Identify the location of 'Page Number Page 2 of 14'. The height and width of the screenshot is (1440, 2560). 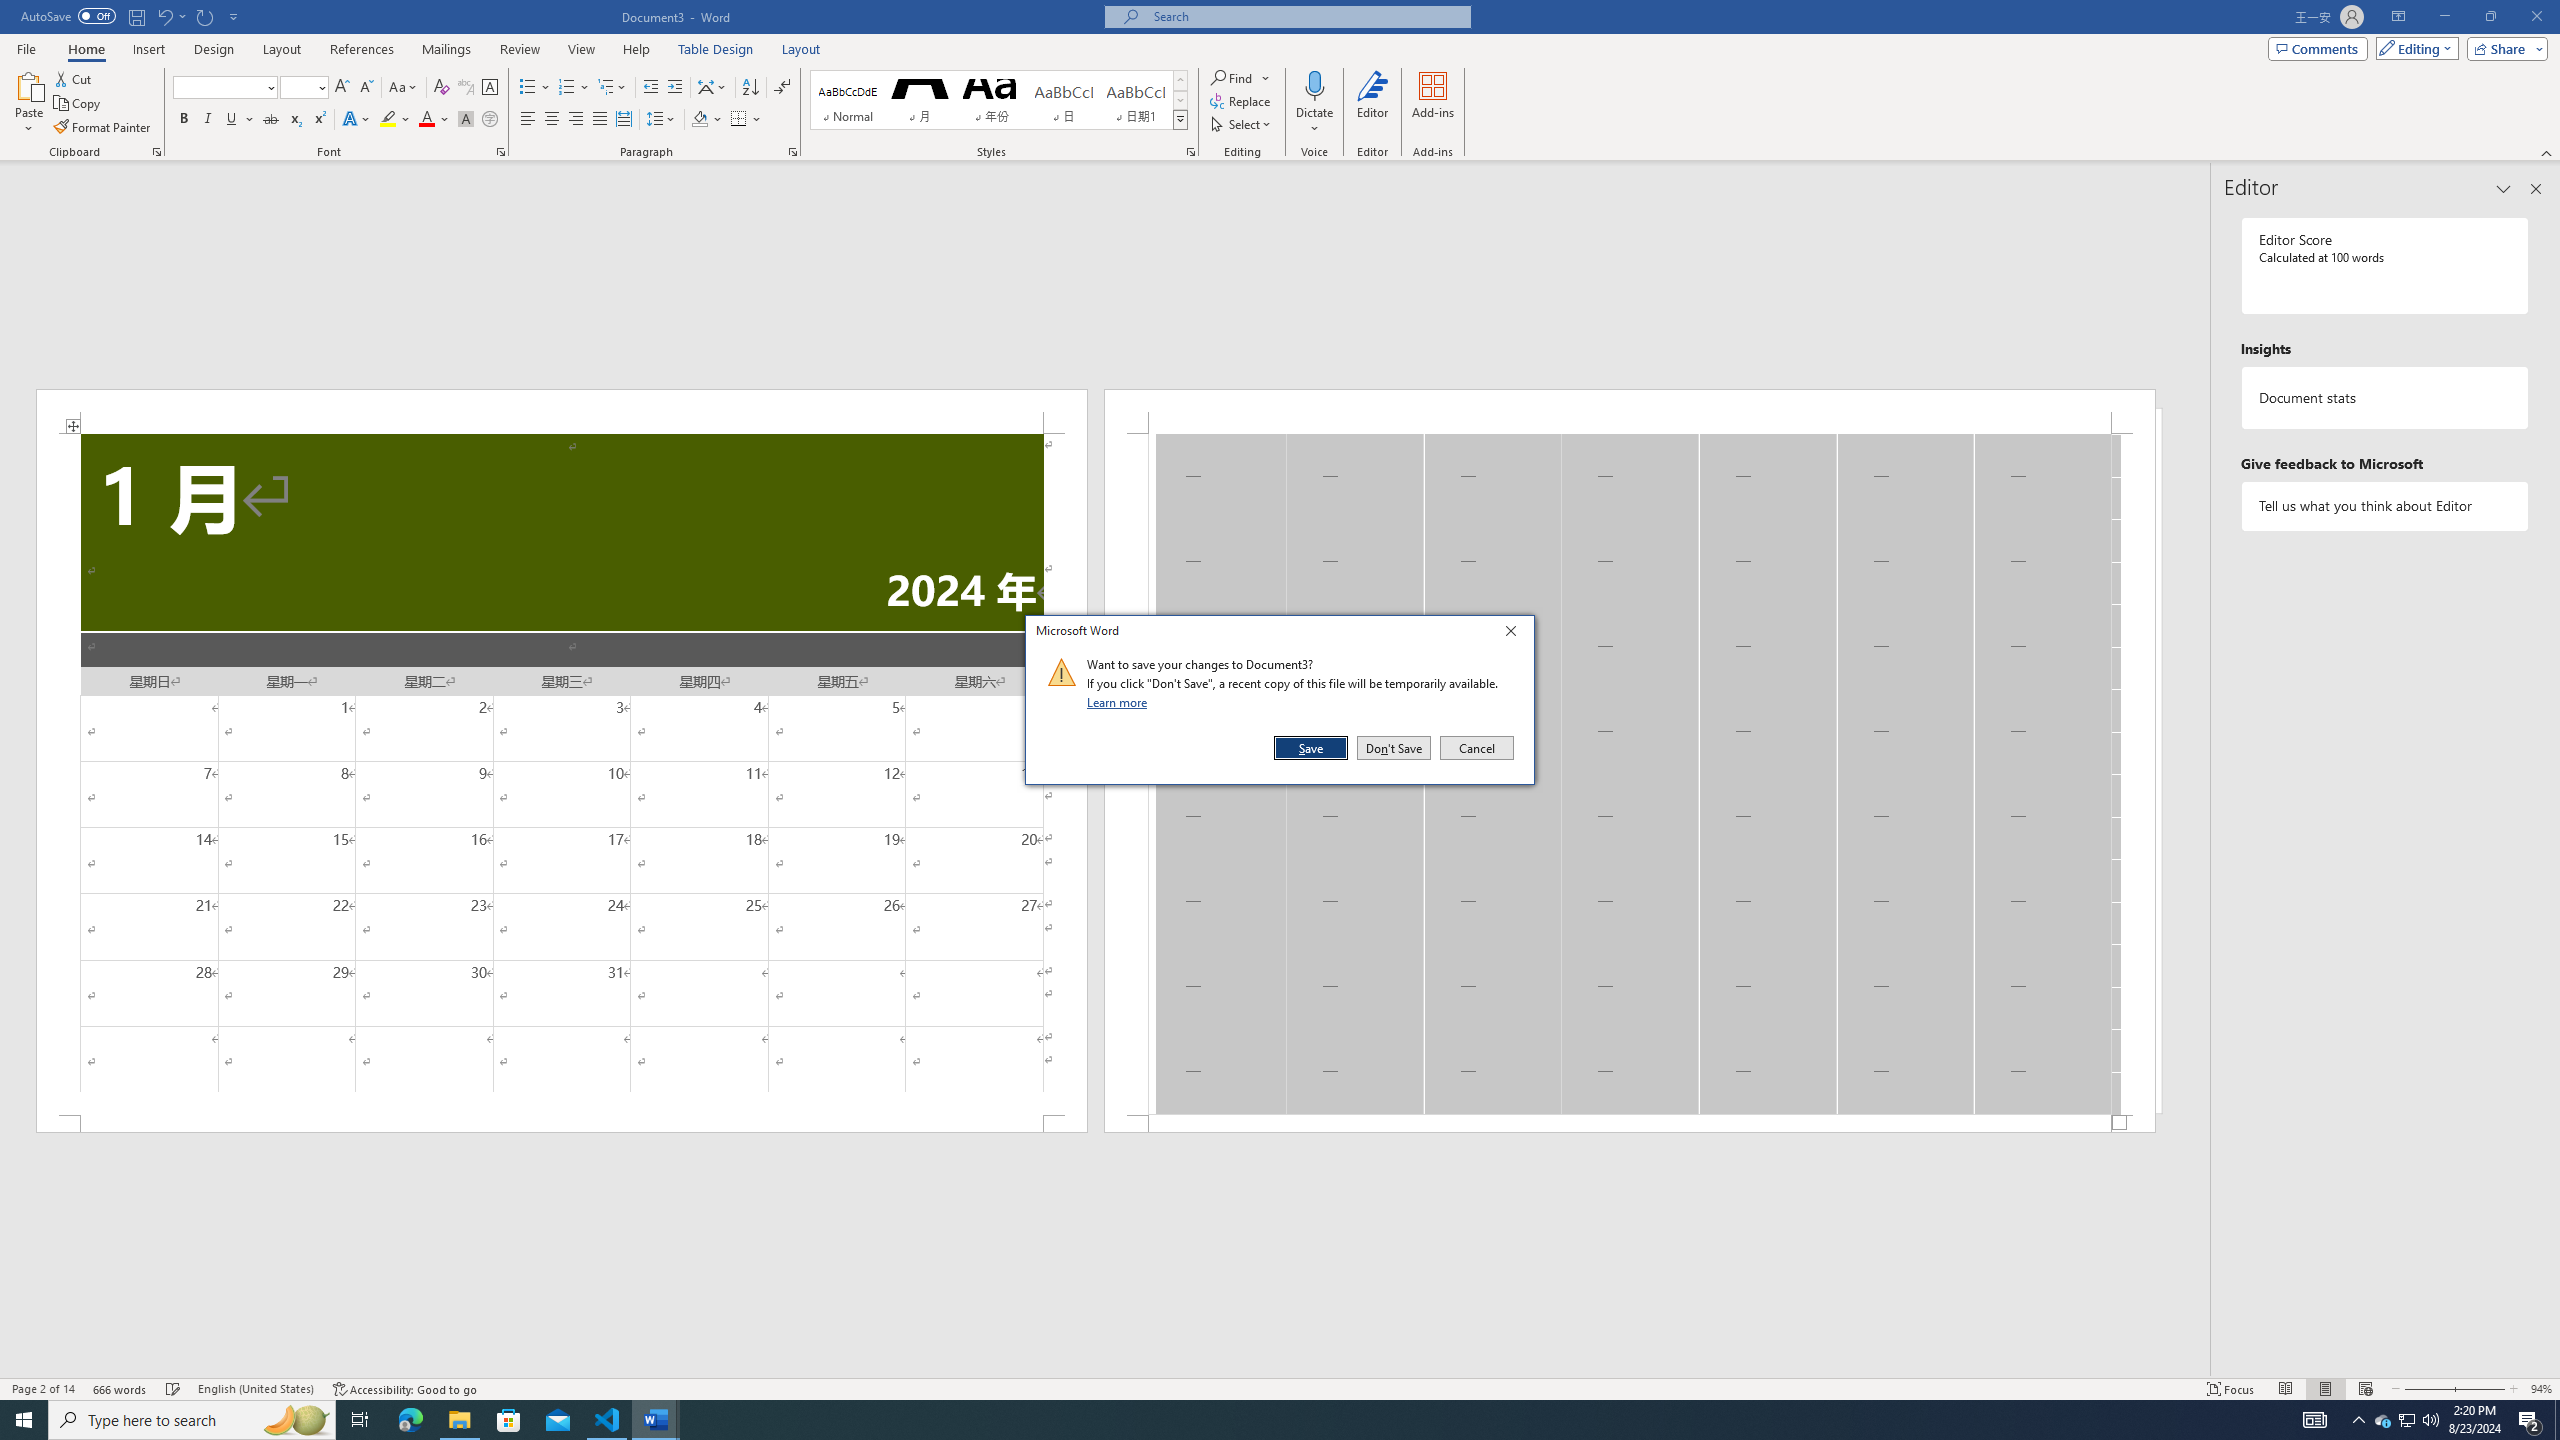
(42, 1389).